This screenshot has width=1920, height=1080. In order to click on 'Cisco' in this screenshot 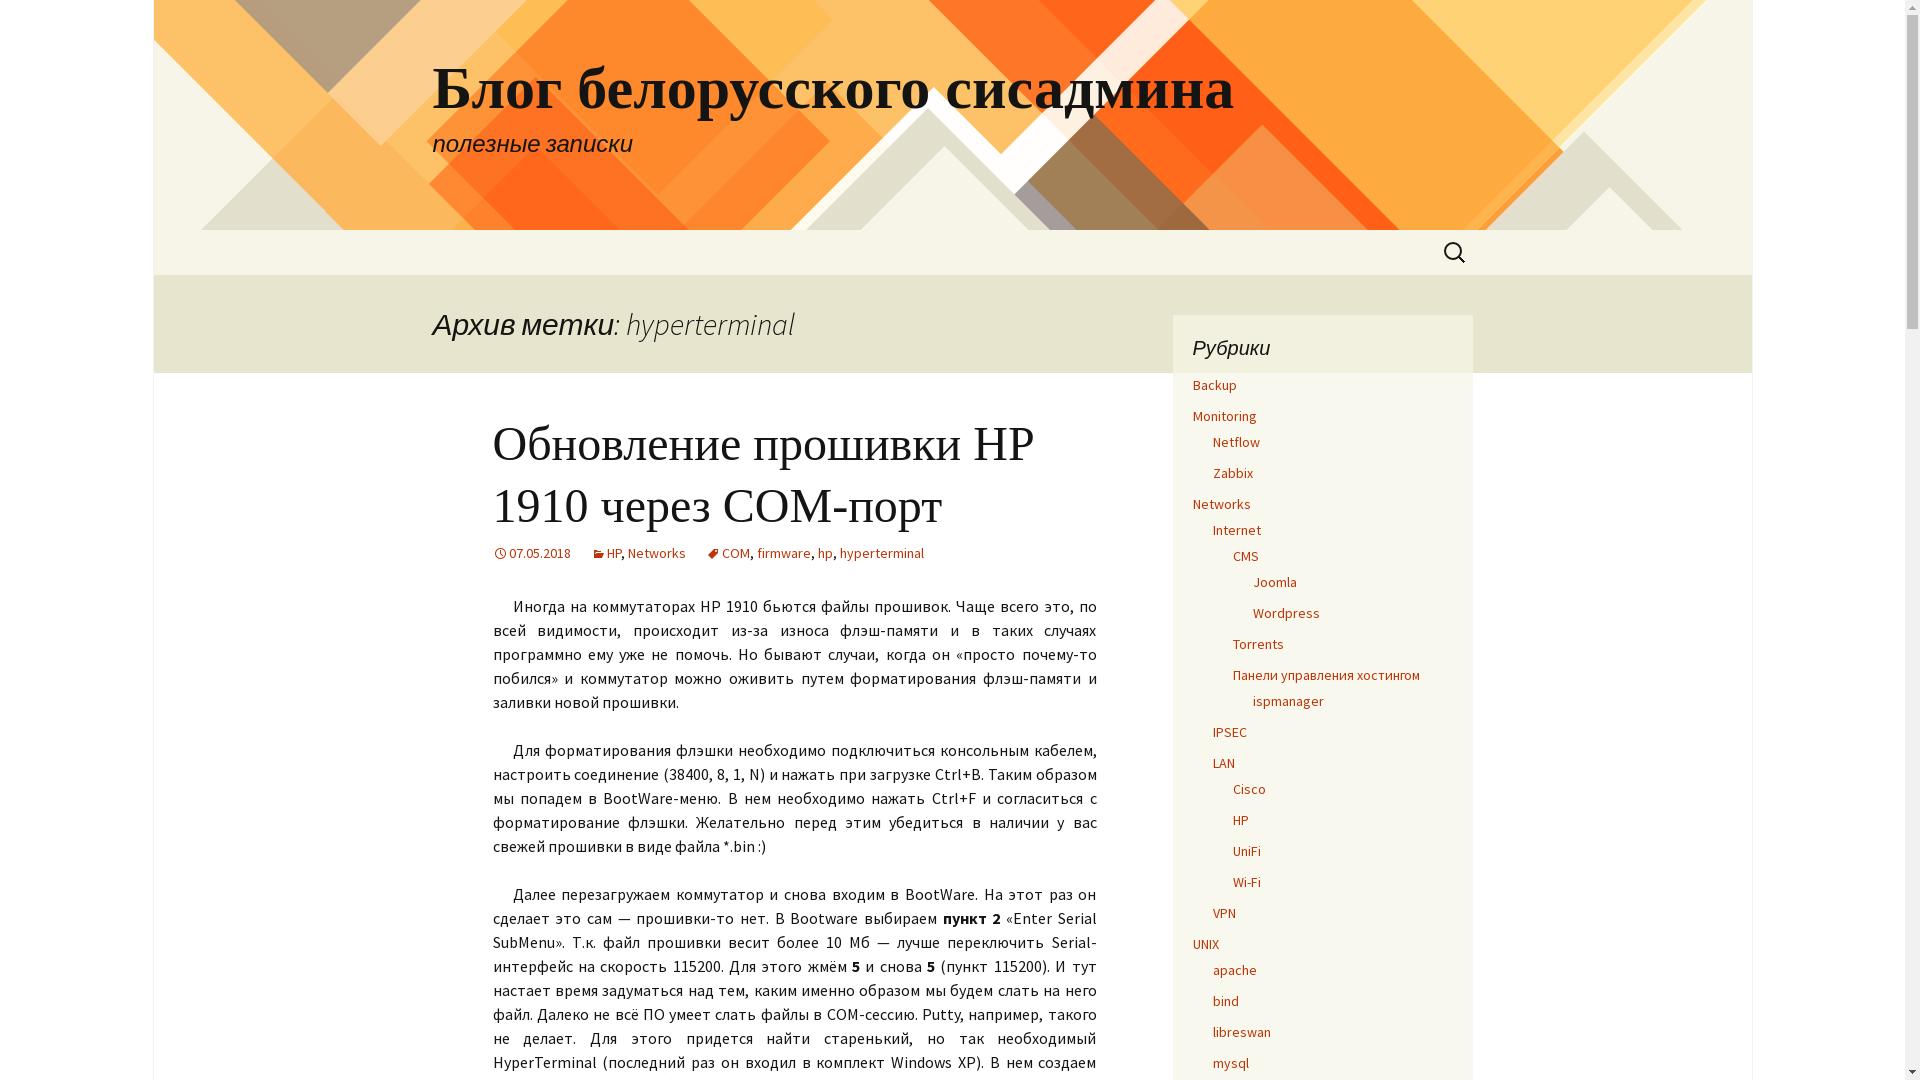, I will do `click(1247, 788)`.